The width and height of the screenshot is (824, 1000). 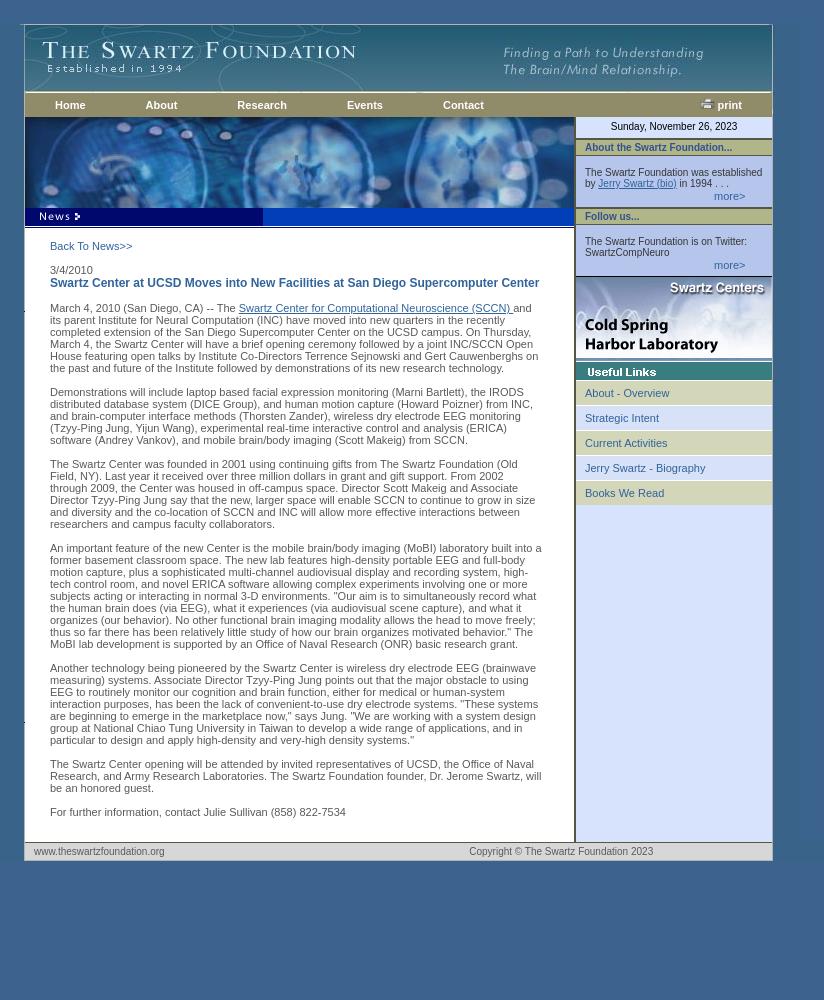 What do you see at coordinates (658, 146) in the screenshot?
I see `'About the Swartz Foundation...'` at bounding box center [658, 146].